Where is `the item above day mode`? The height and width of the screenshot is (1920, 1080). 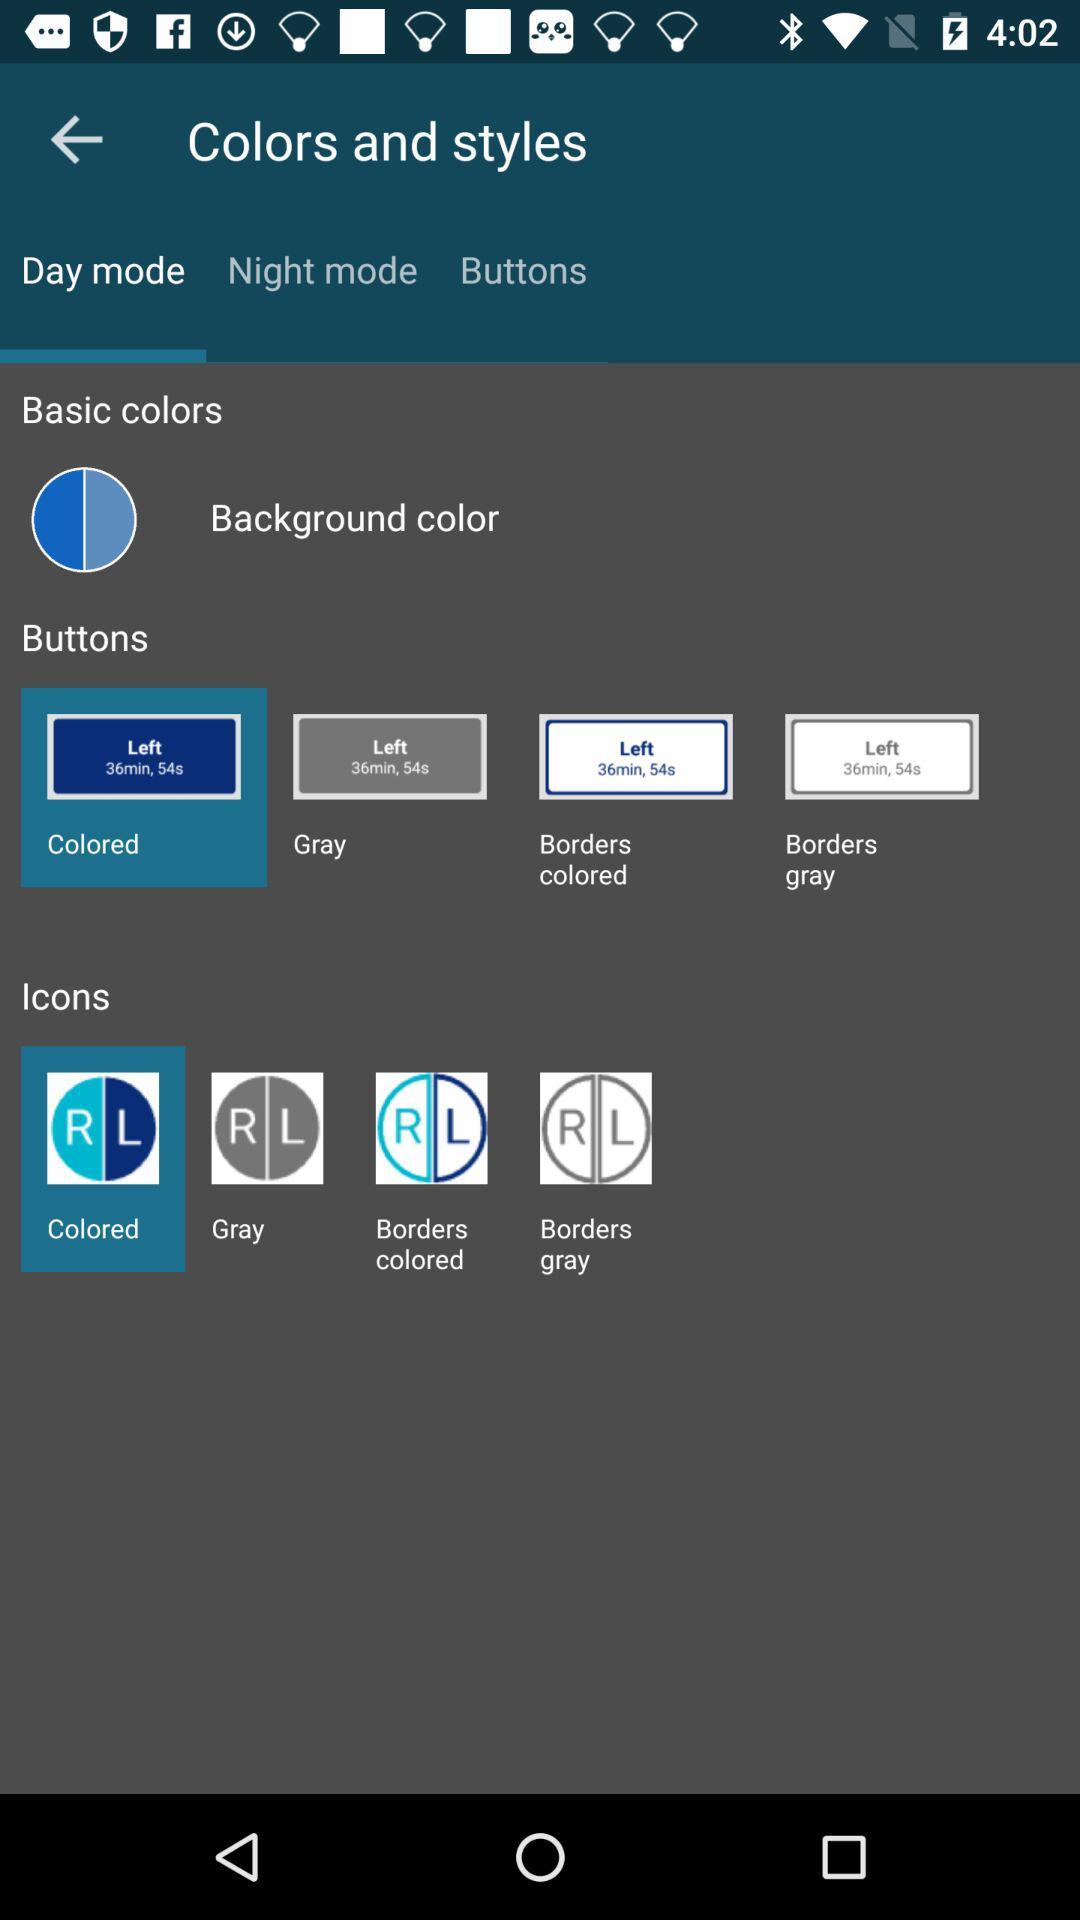 the item above day mode is located at coordinates (75, 138).